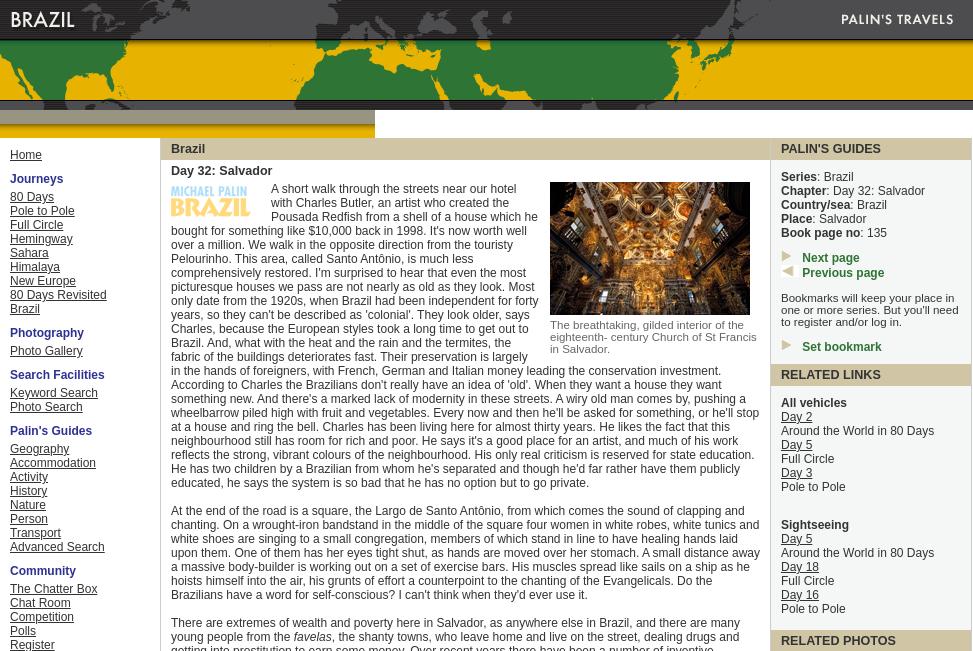  What do you see at coordinates (10, 475) in the screenshot?
I see `'Activity'` at bounding box center [10, 475].